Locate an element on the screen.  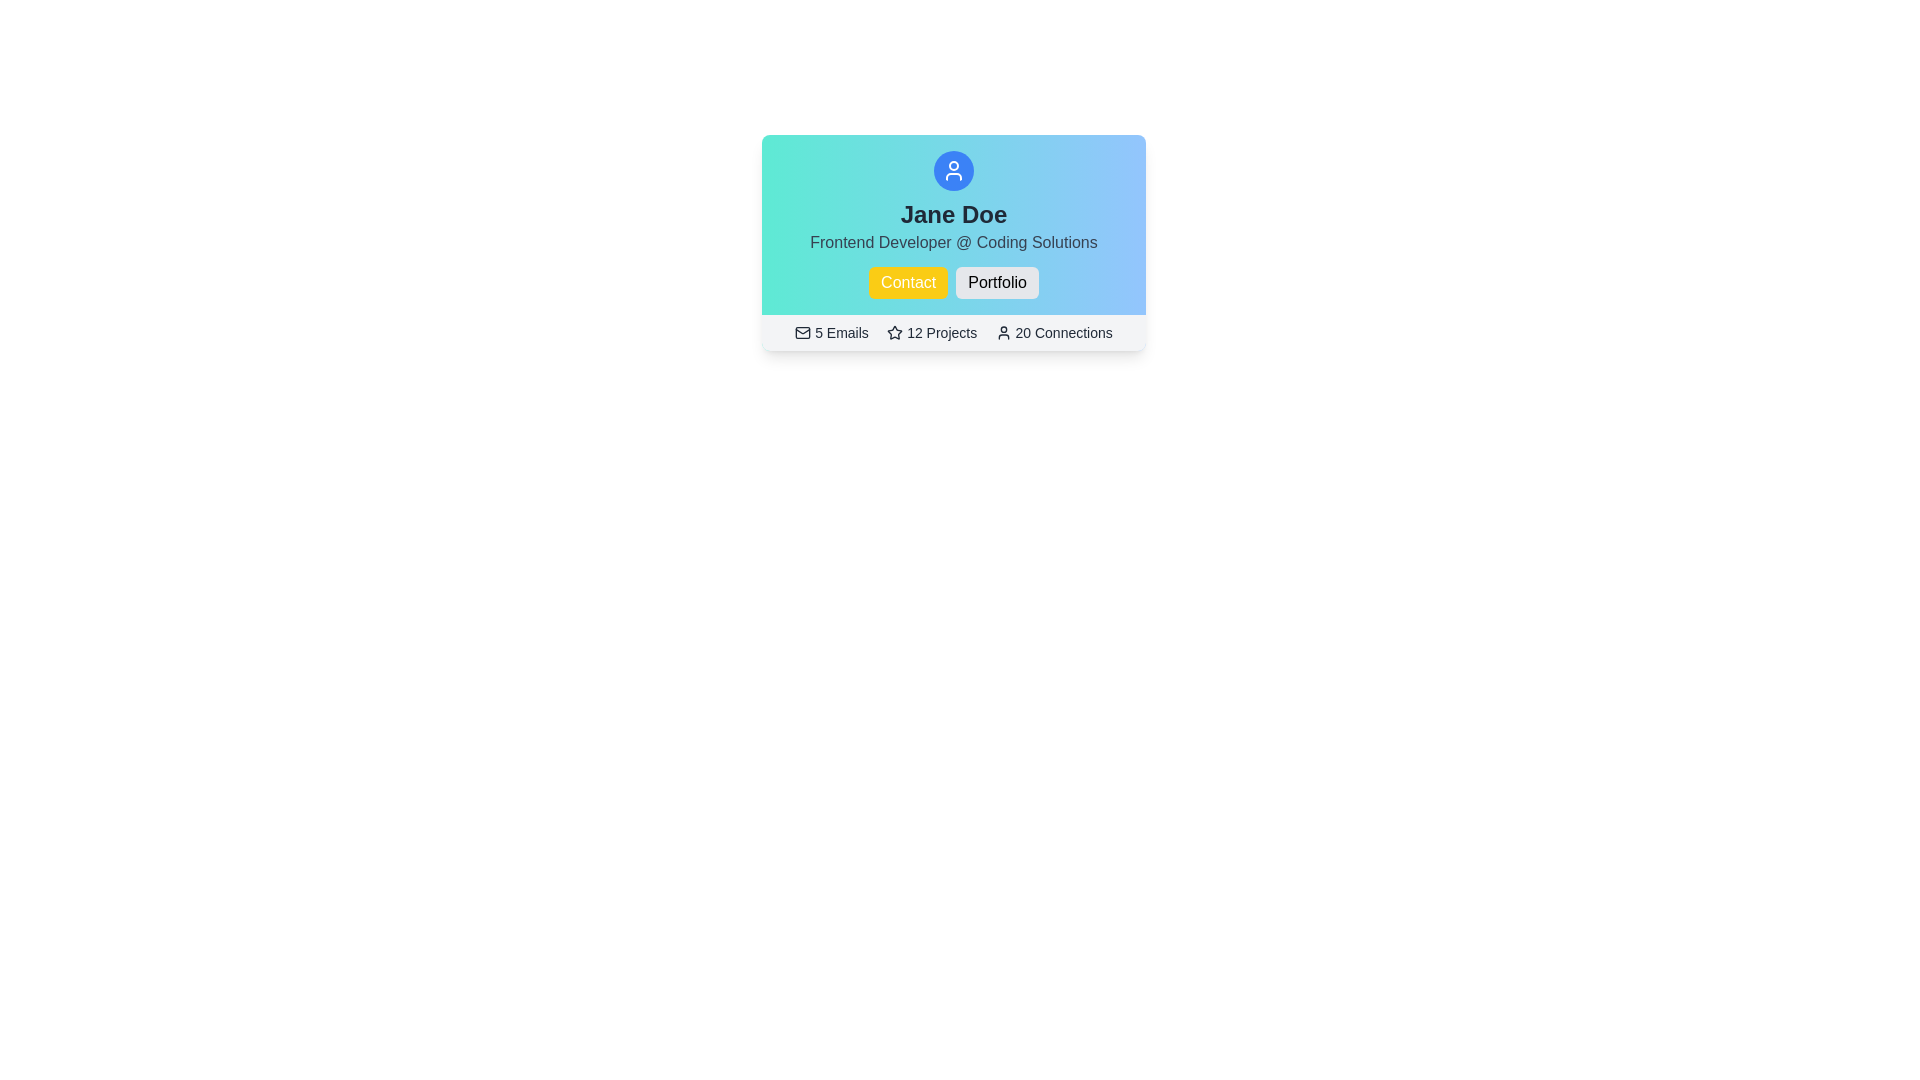
any of the category icons in the horizontally aligned text group featuring statistics below the 'Jane Doe' card is located at coordinates (953, 331).